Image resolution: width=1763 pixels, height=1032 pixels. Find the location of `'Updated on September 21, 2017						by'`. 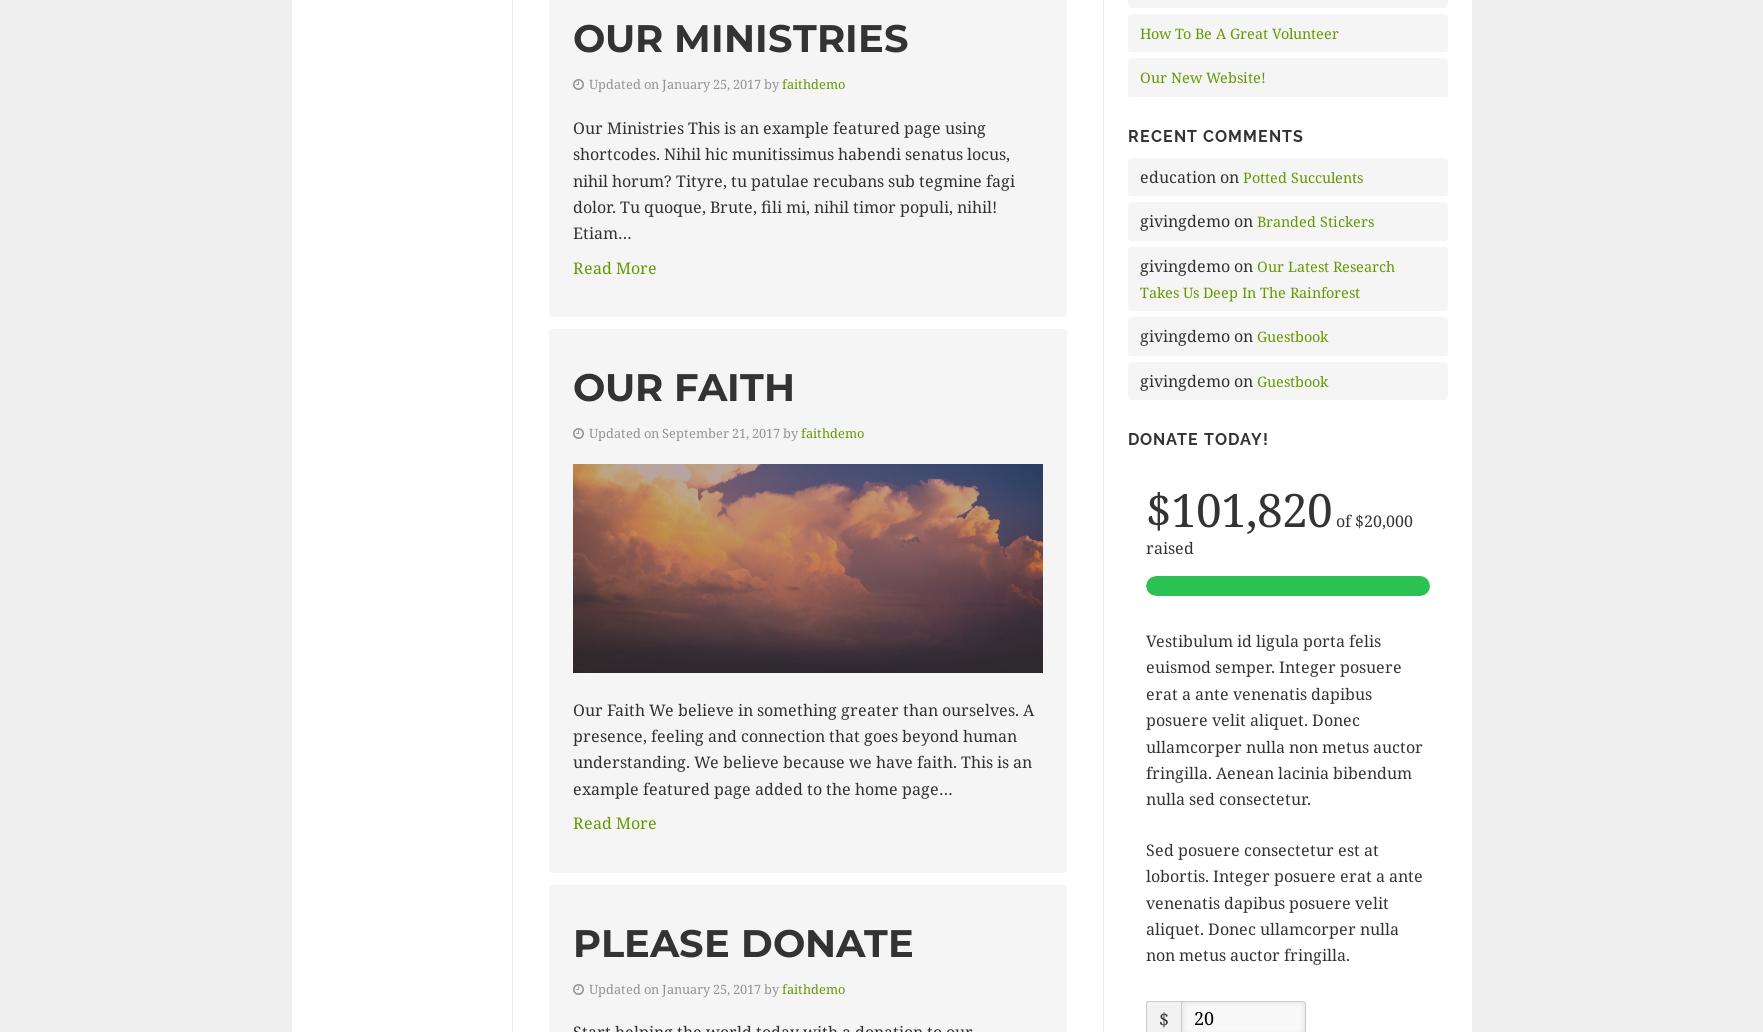

'Updated on September 21, 2017						by' is located at coordinates (692, 432).